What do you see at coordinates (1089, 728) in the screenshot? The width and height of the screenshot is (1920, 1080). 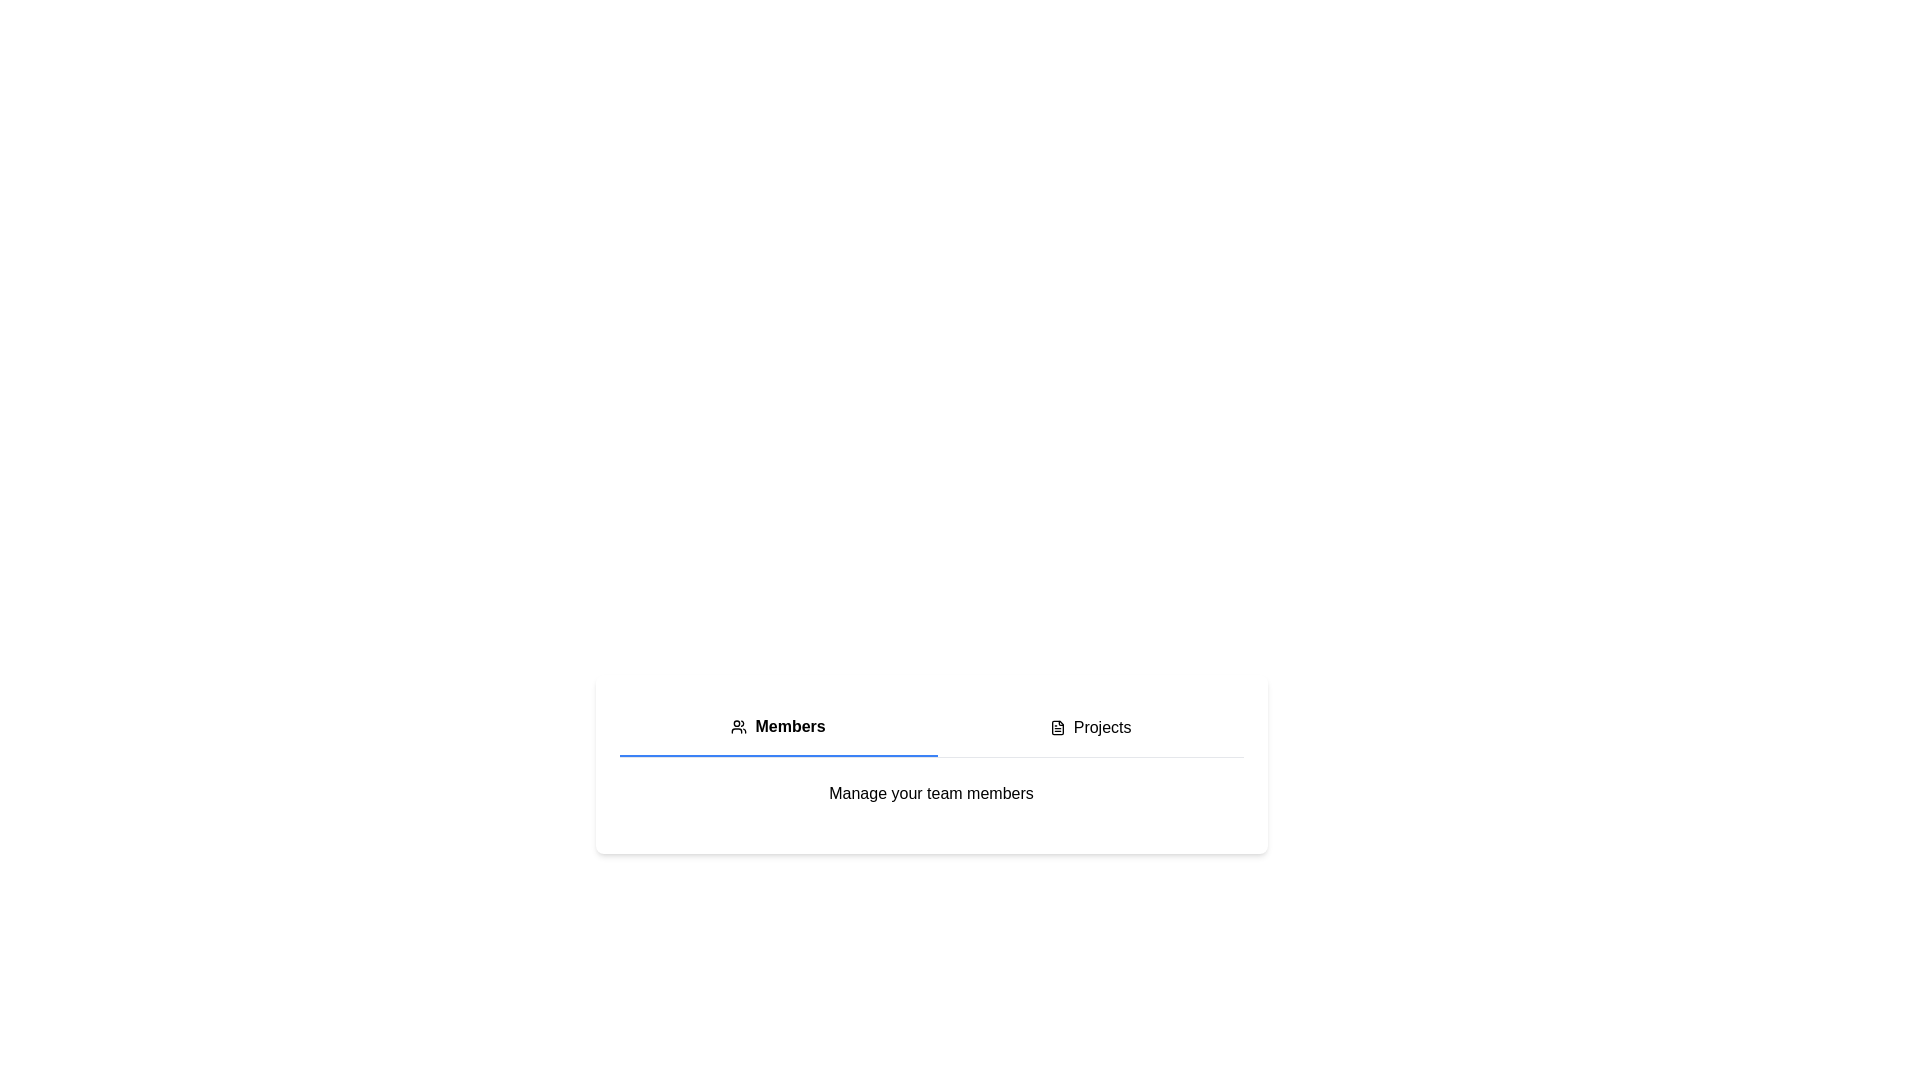 I see `the 'Projects' button, which features a text label and a document icon, located in the upper-right section next to the 'Members' button` at bounding box center [1089, 728].